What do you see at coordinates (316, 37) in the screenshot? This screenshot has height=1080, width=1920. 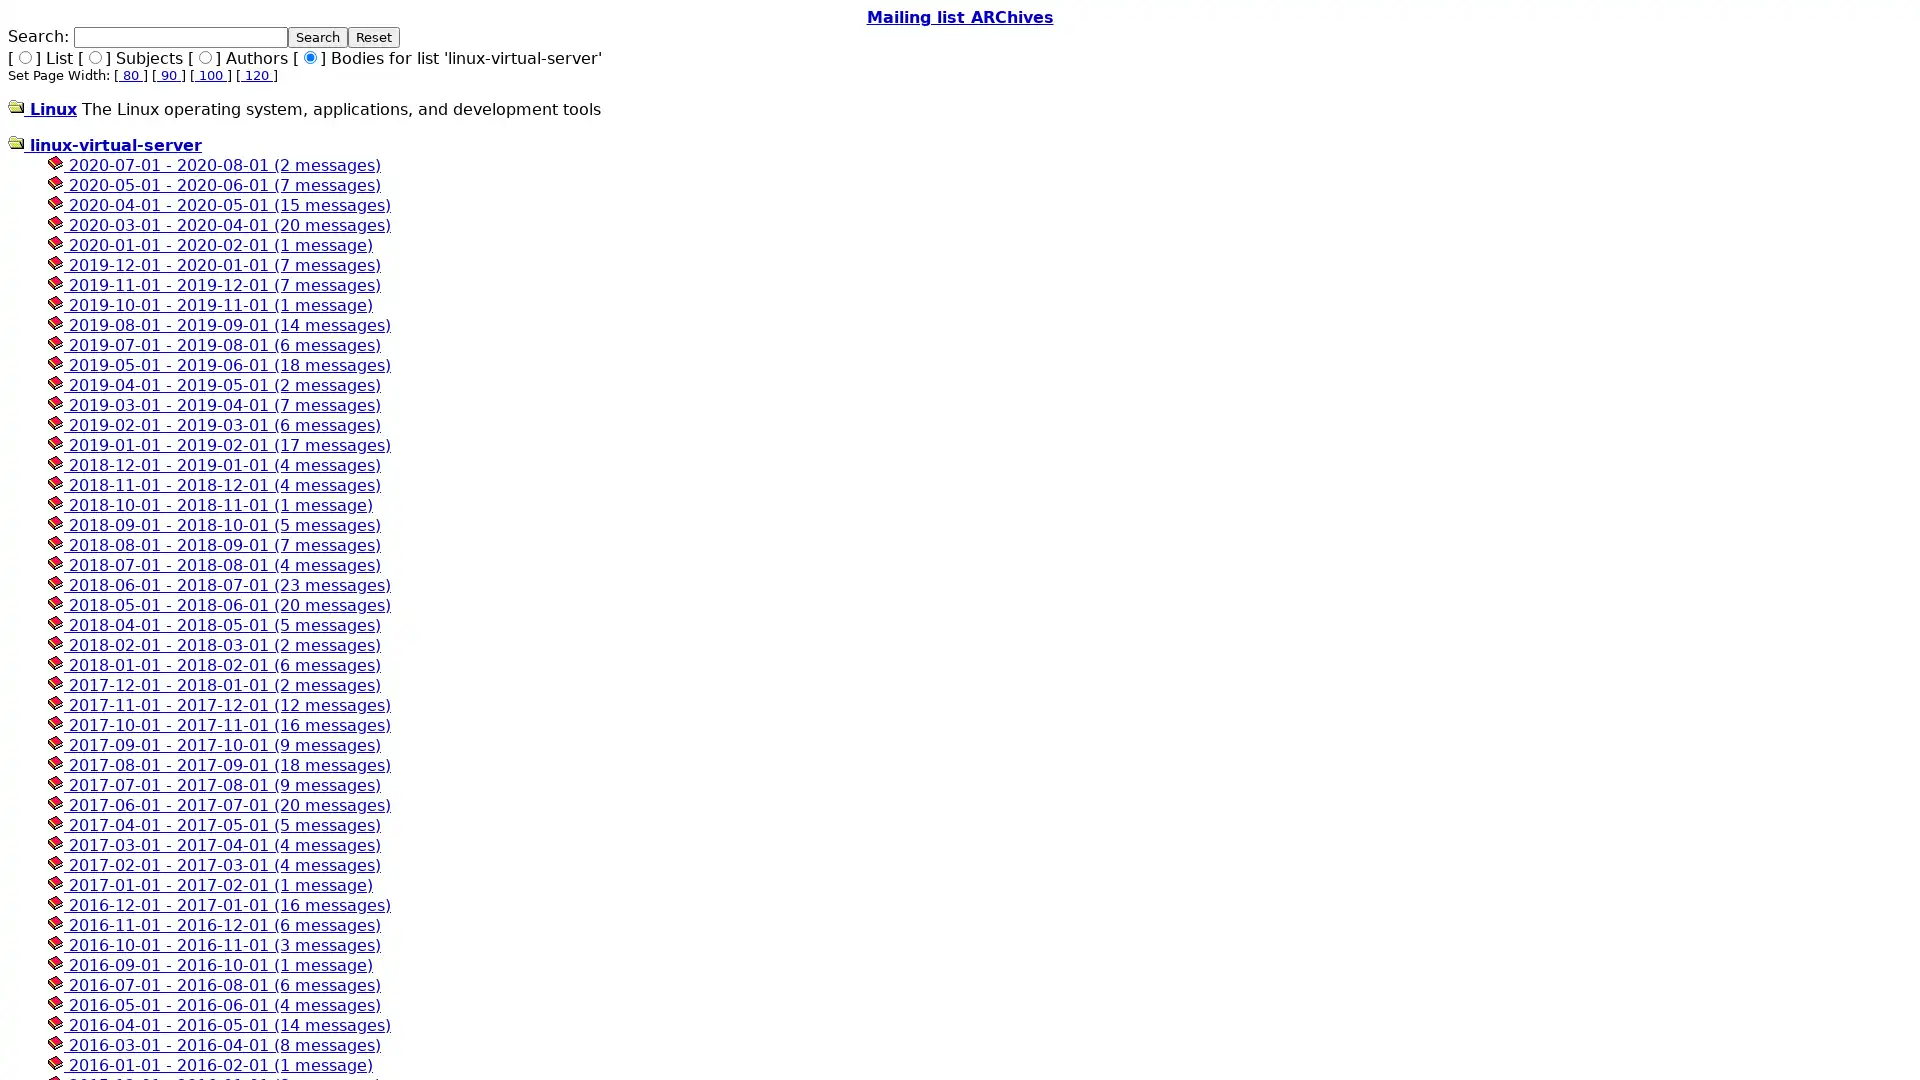 I see `Search` at bounding box center [316, 37].